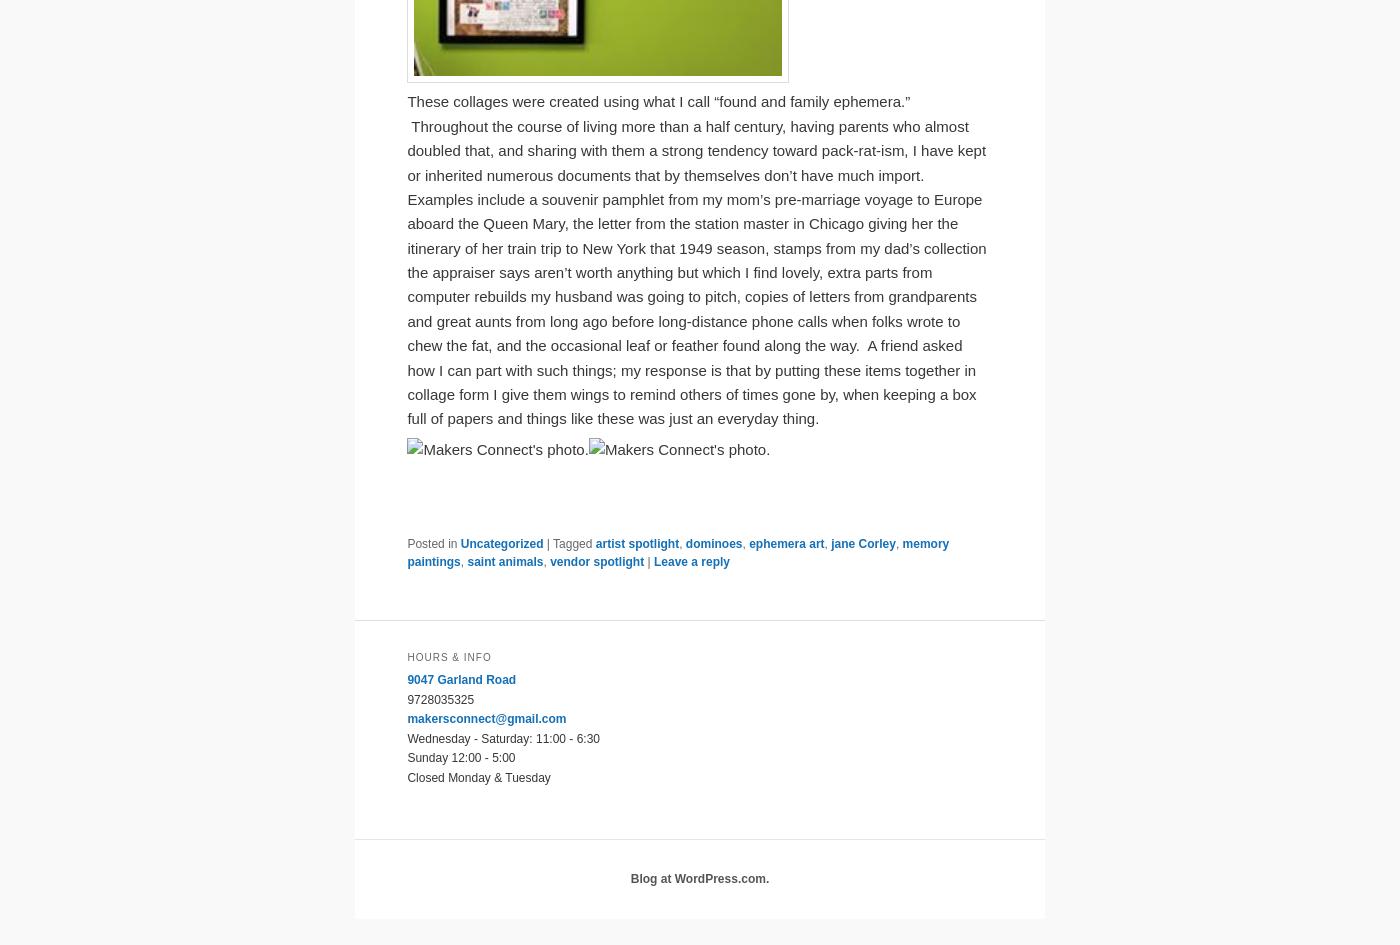 The image size is (1400, 945). I want to click on 'Hours & Info', so click(448, 656).